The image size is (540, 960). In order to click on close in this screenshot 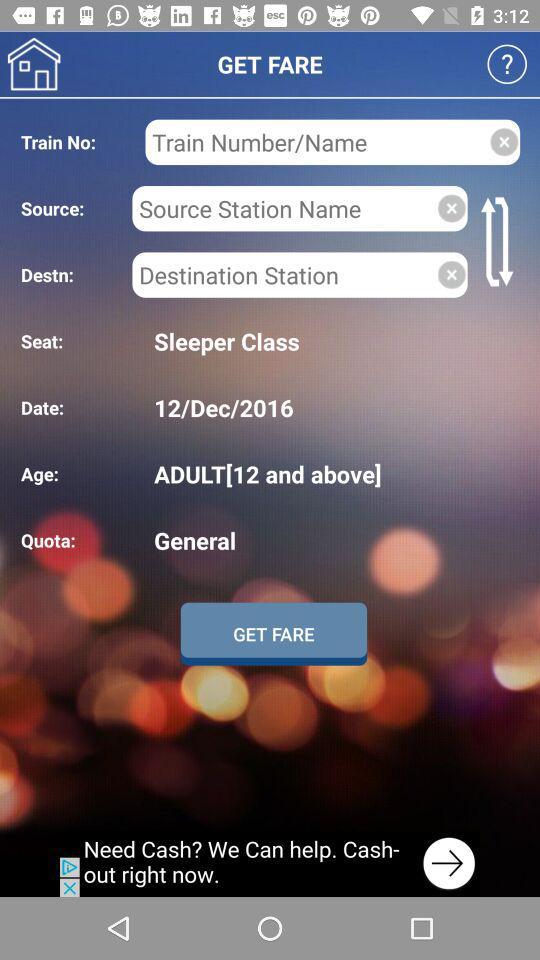, I will do `click(451, 208)`.